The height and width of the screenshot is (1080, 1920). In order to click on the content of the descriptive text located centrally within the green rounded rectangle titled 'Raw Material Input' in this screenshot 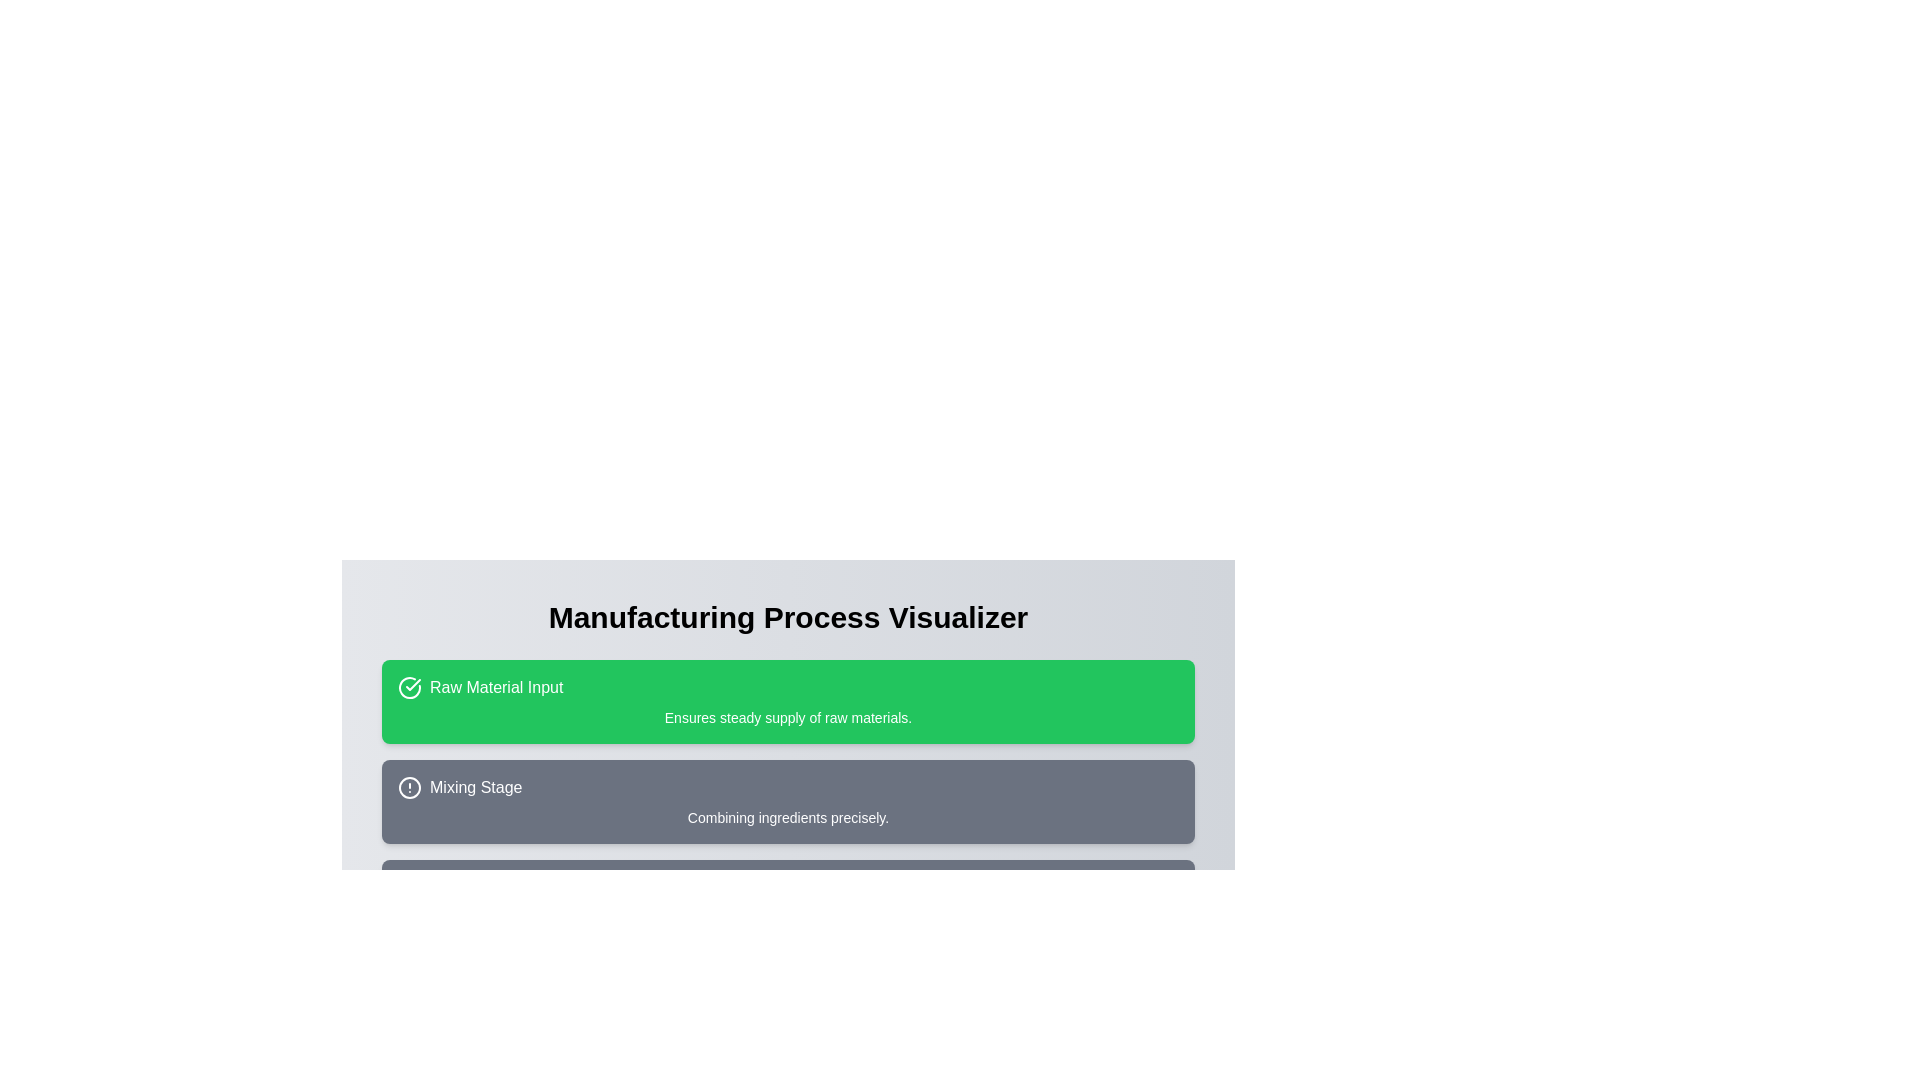, I will do `click(787, 716)`.